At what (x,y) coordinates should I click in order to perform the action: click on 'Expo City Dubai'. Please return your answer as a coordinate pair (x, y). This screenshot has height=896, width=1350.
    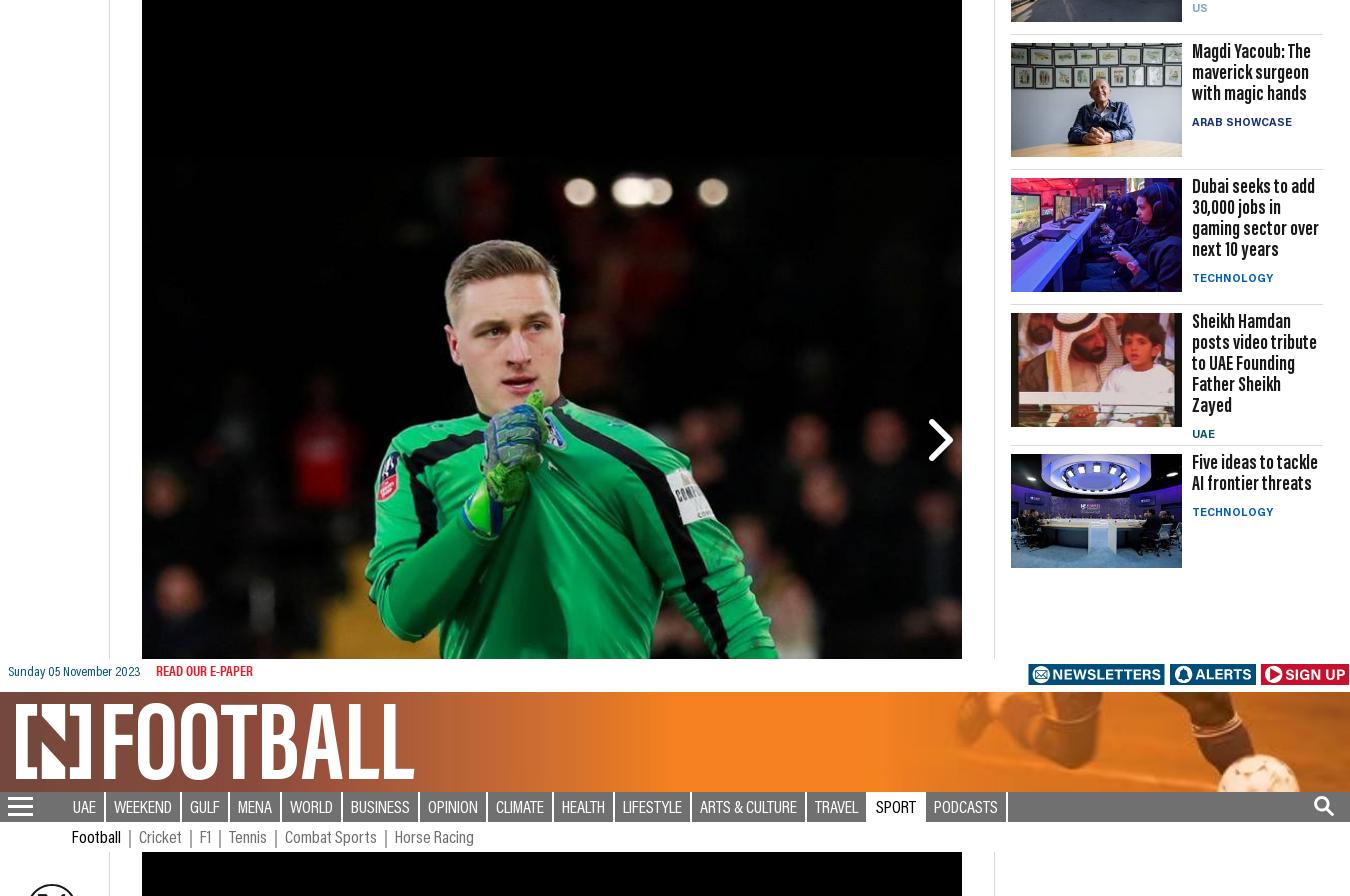
    Looking at the image, I should click on (66, 853).